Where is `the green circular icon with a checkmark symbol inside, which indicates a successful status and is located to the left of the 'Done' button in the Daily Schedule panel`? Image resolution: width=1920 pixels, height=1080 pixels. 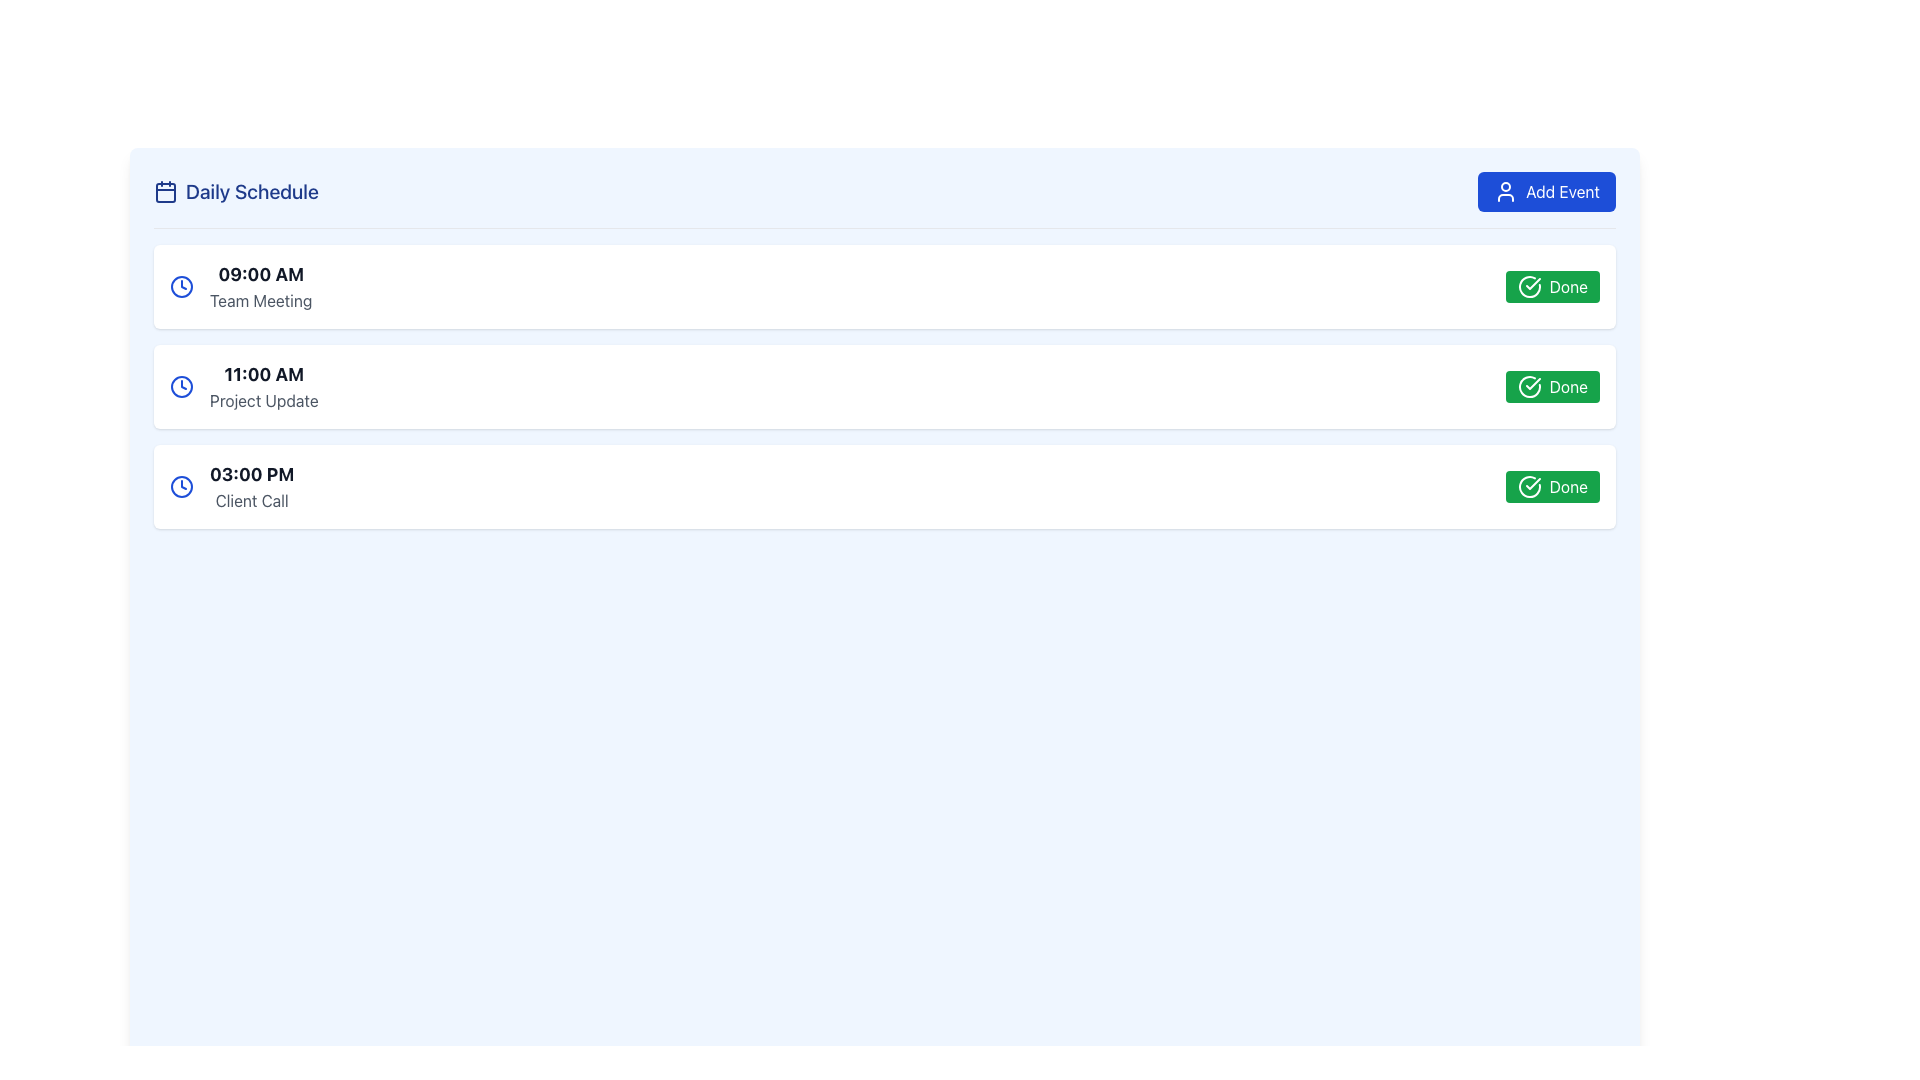 the green circular icon with a checkmark symbol inside, which indicates a successful status and is located to the left of the 'Done' button in the Daily Schedule panel is located at coordinates (1528, 386).